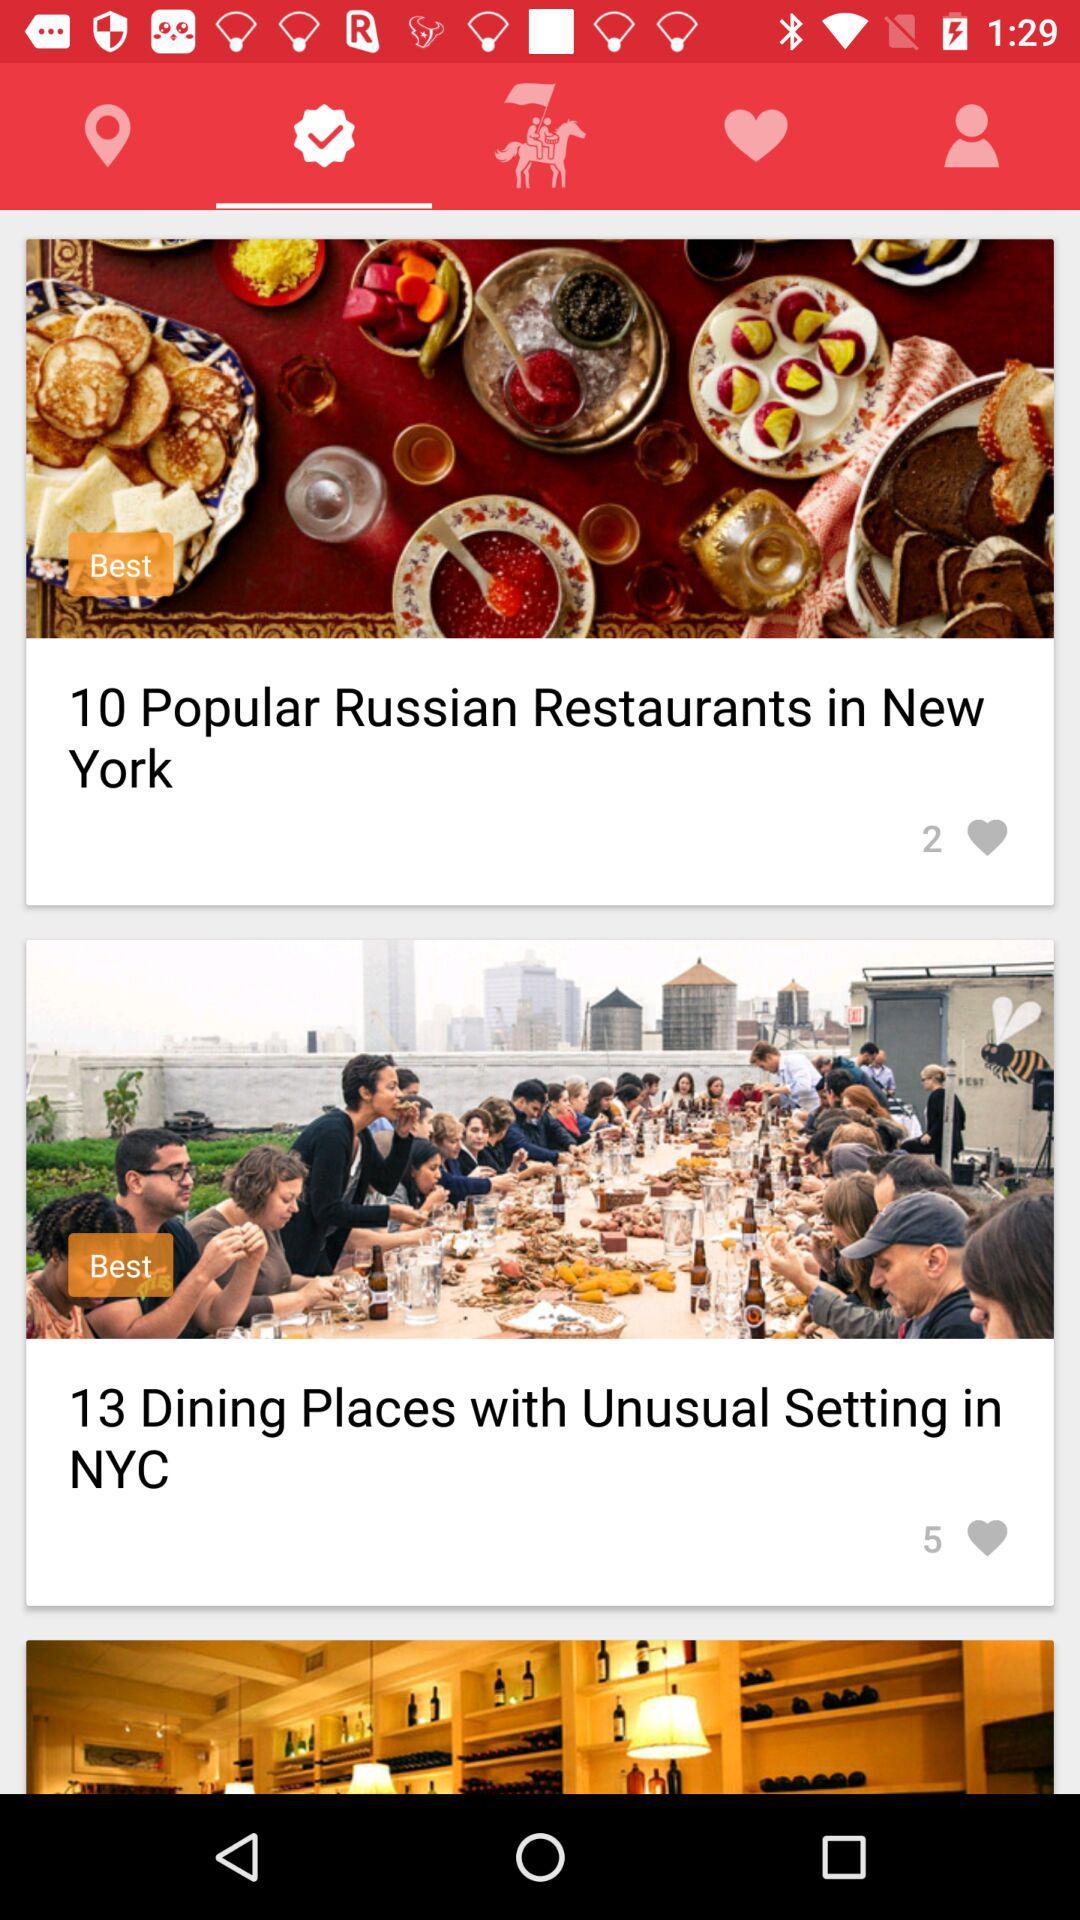 This screenshot has height=1920, width=1080. What do you see at coordinates (965, 837) in the screenshot?
I see `the 2 on the right` at bounding box center [965, 837].